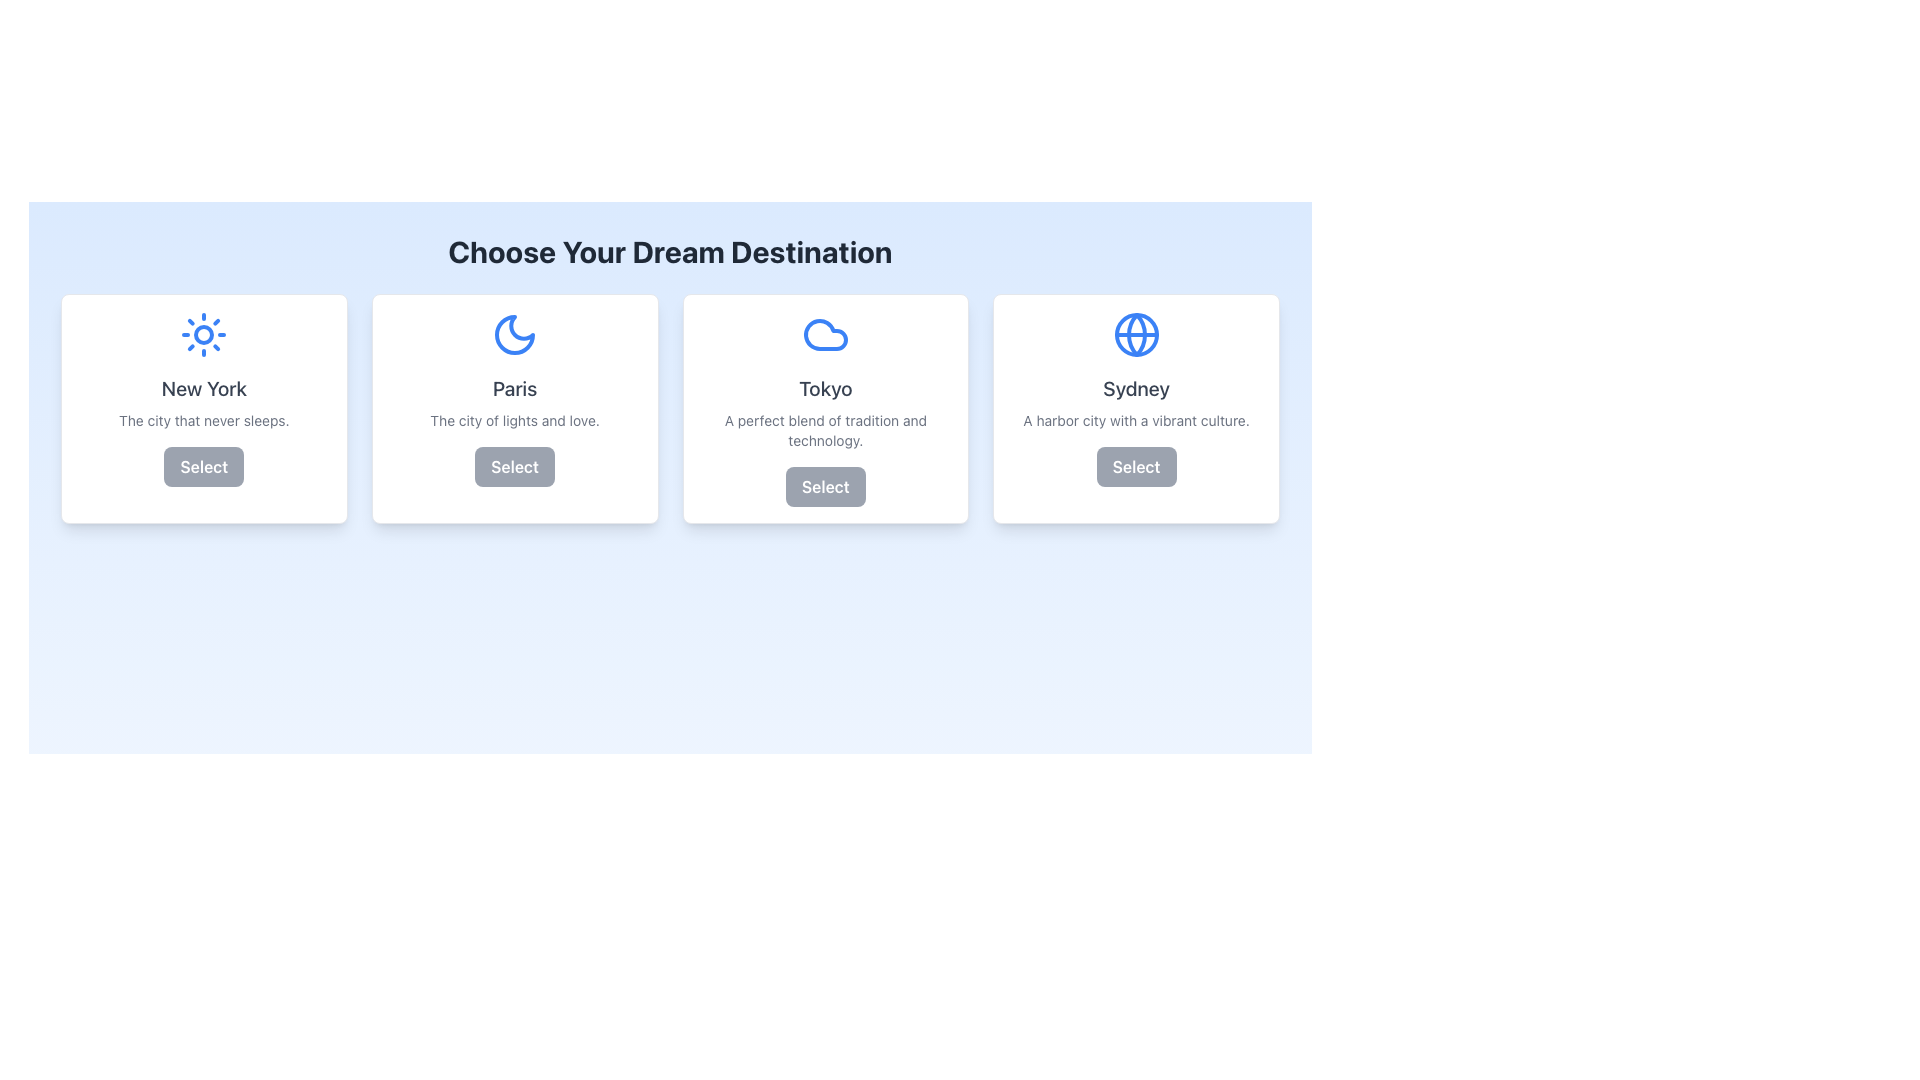 Image resolution: width=1920 pixels, height=1080 pixels. What do you see at coordinates (1136, 466) in the screenshot?
I see `the button located at the bottom of the 'Sydney' card` at bounding box center [1136, 466].